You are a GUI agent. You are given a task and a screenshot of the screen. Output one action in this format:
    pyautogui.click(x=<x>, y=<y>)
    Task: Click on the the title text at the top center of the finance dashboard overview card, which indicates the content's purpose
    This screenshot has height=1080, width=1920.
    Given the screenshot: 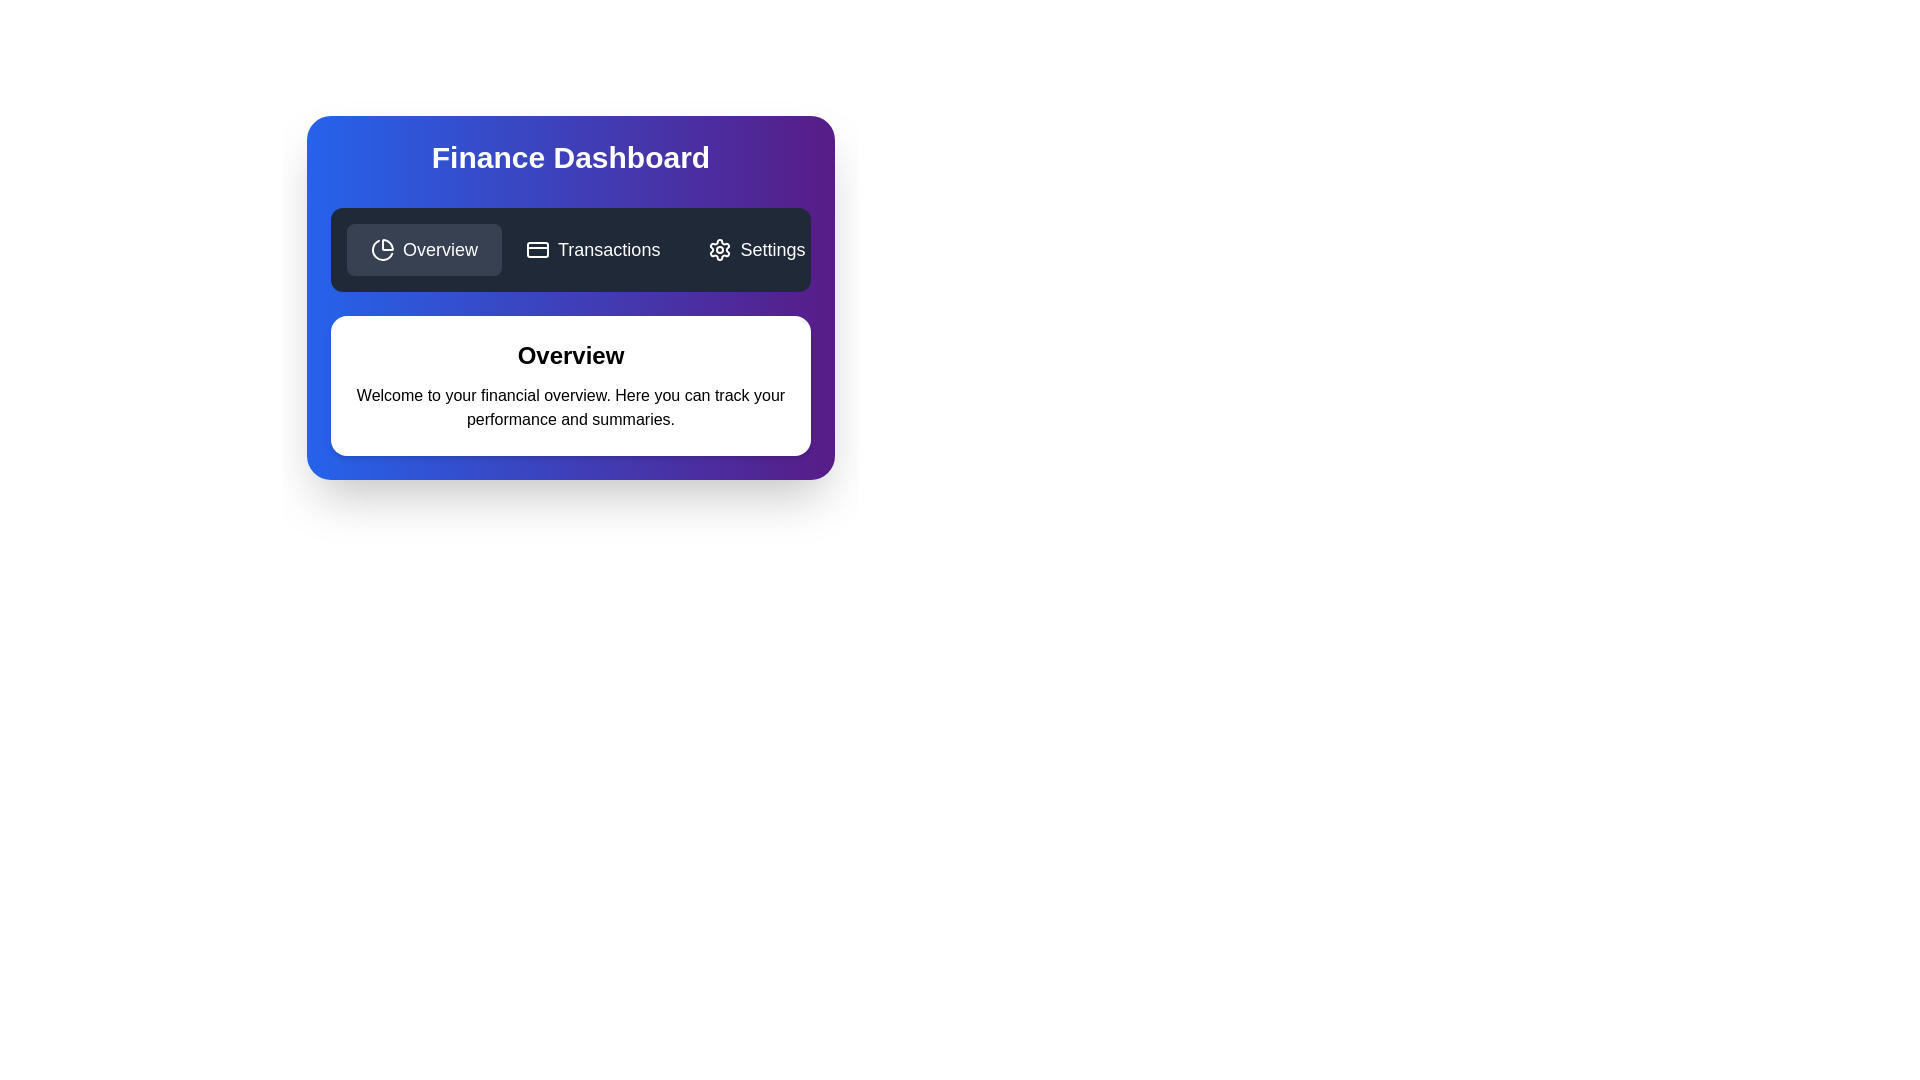 What is the action you would take?
    pyautogui.click(x=570, y=157)
    